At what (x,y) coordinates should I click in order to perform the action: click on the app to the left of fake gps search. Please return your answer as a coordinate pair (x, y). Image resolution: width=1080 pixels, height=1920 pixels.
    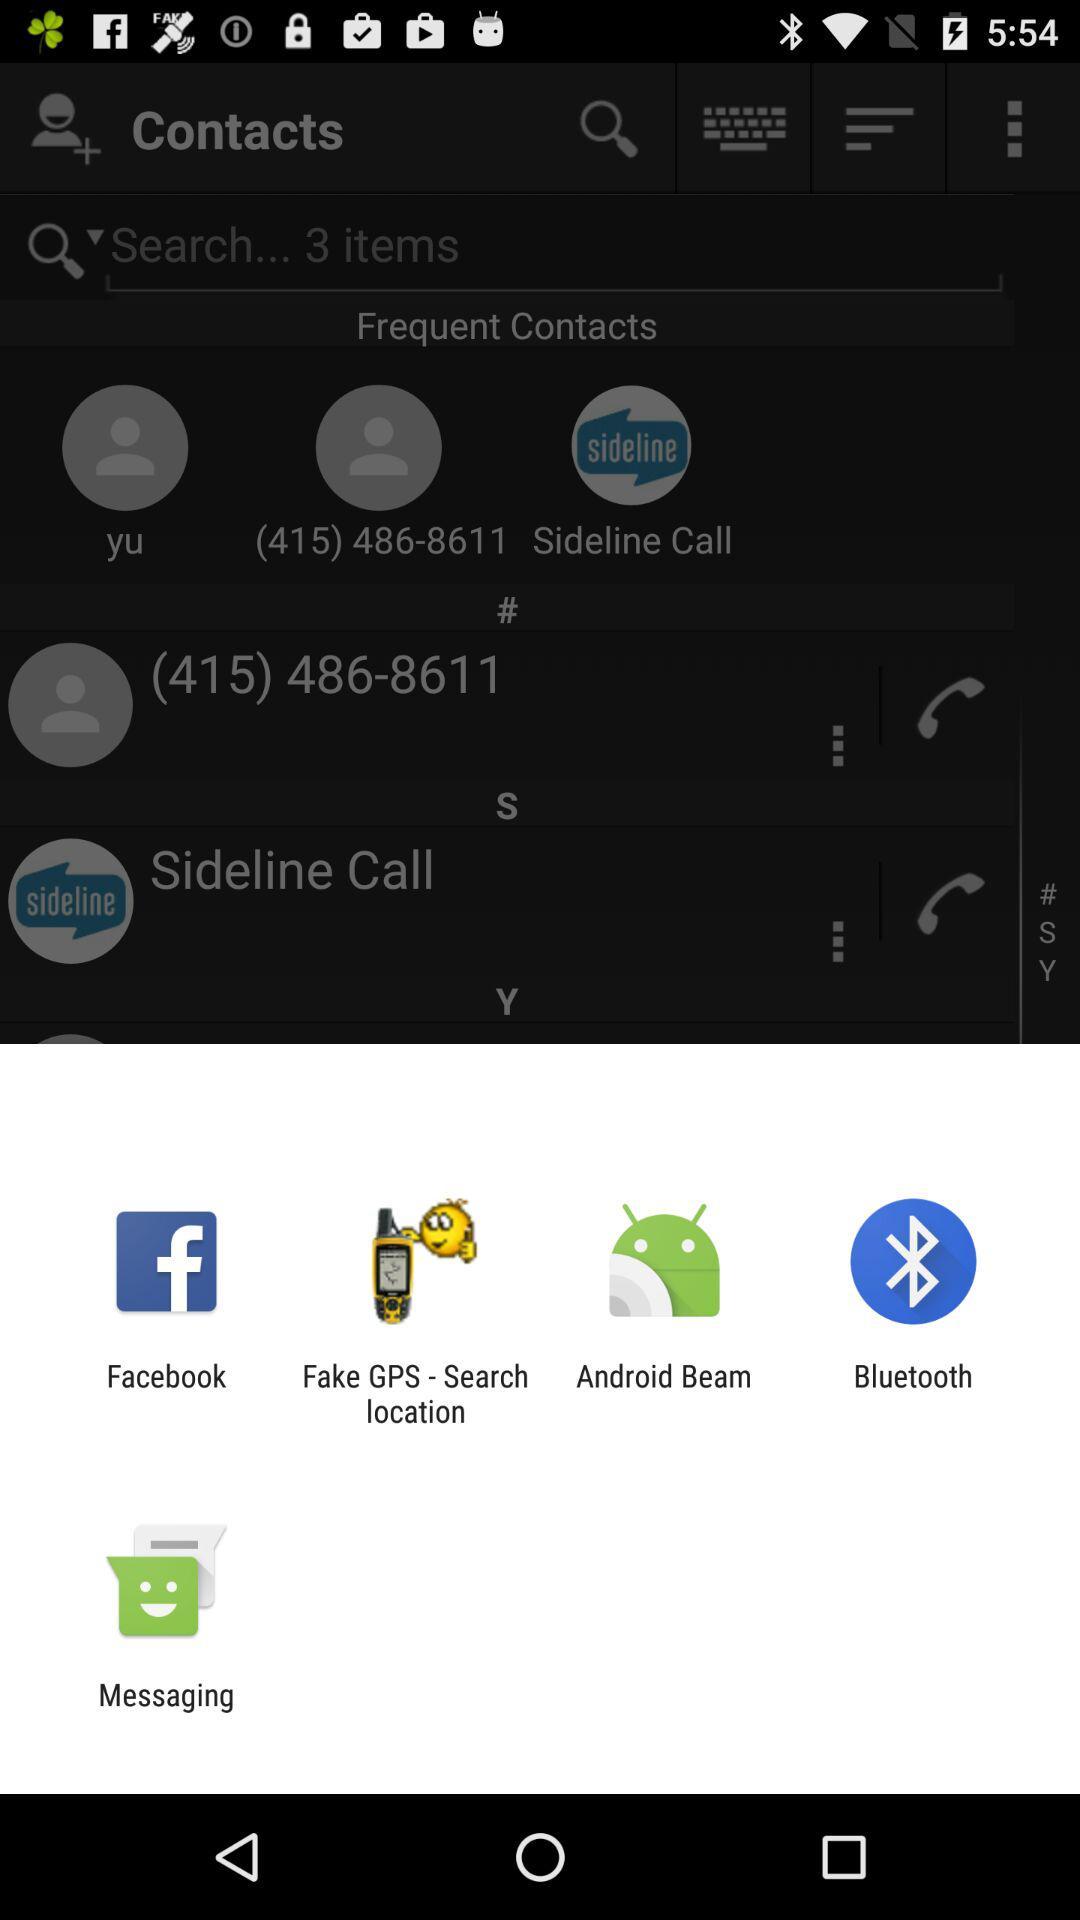
    Looking at the image, I should click on (165, 1392).